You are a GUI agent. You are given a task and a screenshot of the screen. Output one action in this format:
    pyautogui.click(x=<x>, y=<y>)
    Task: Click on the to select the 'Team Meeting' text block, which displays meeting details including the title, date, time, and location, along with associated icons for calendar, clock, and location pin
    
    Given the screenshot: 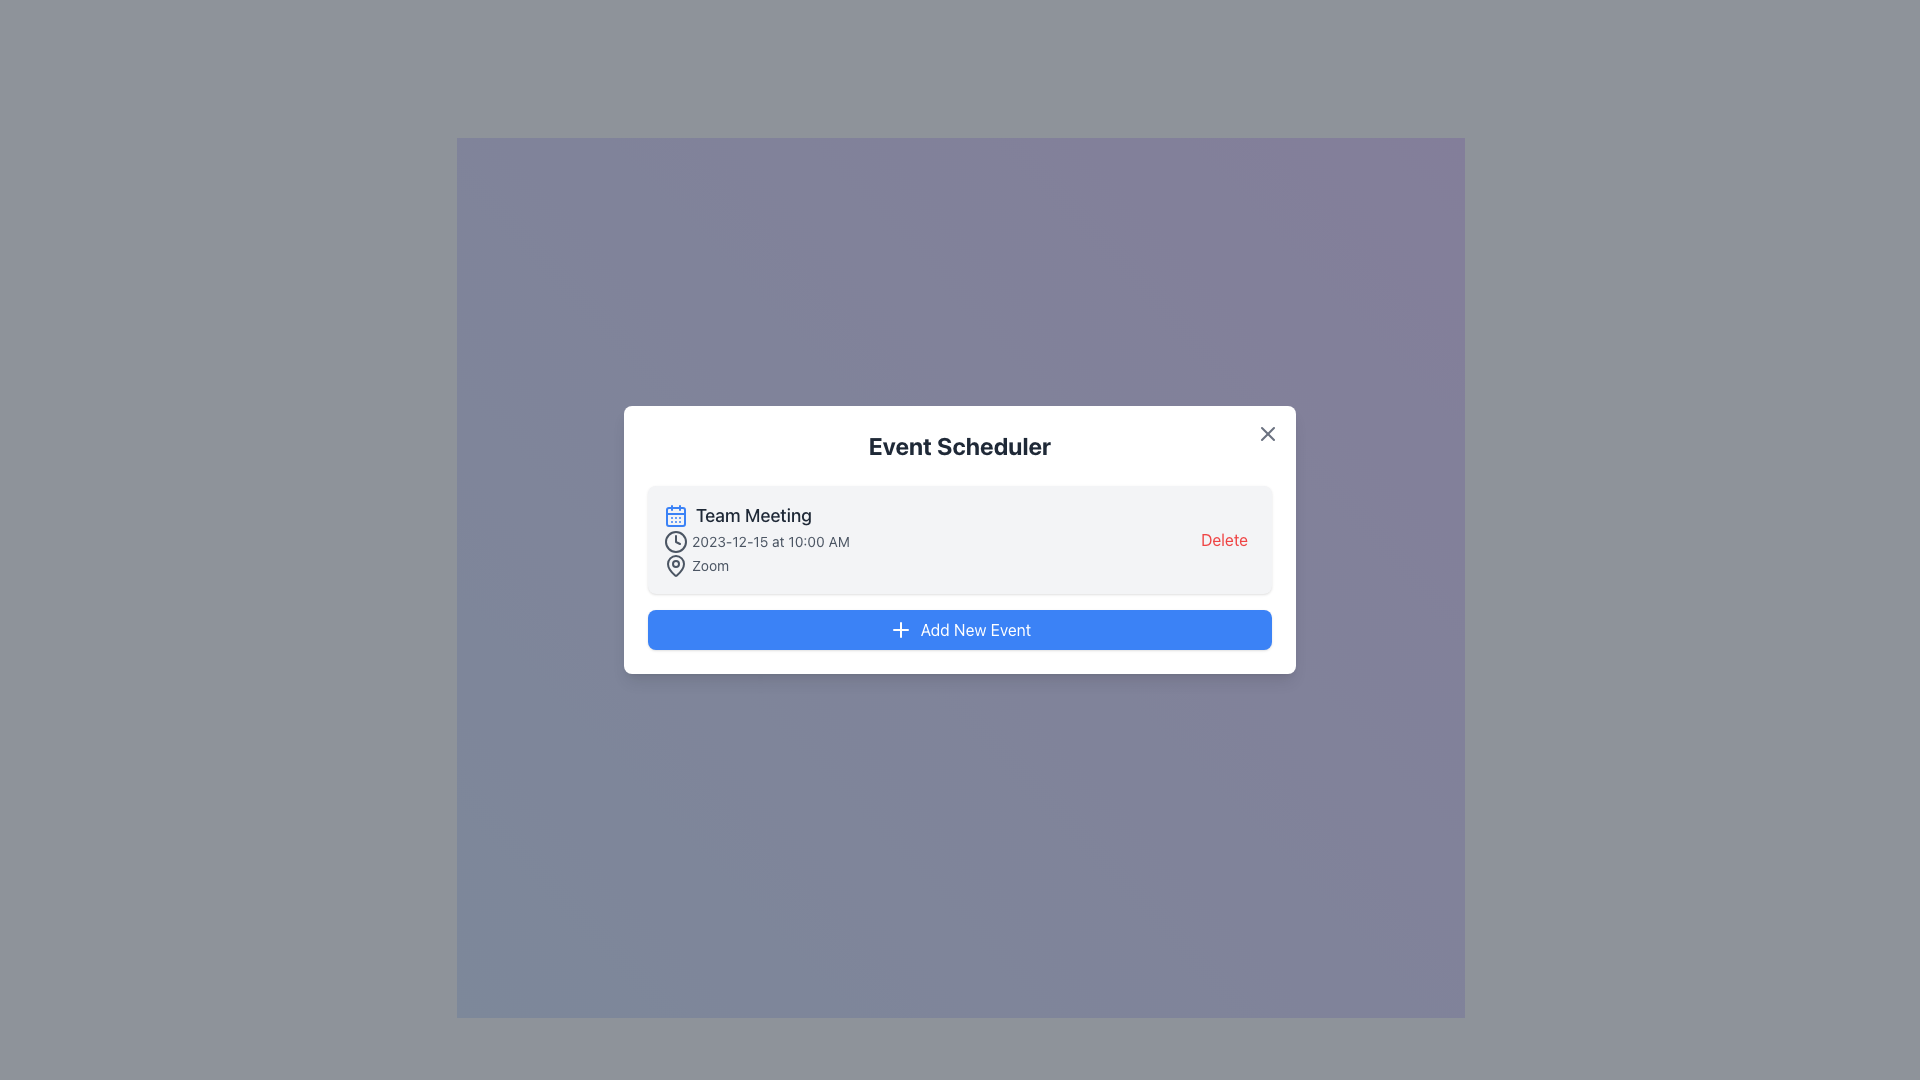 What is the action you would take?
    pyautogui.click(x=755, y=540)
    